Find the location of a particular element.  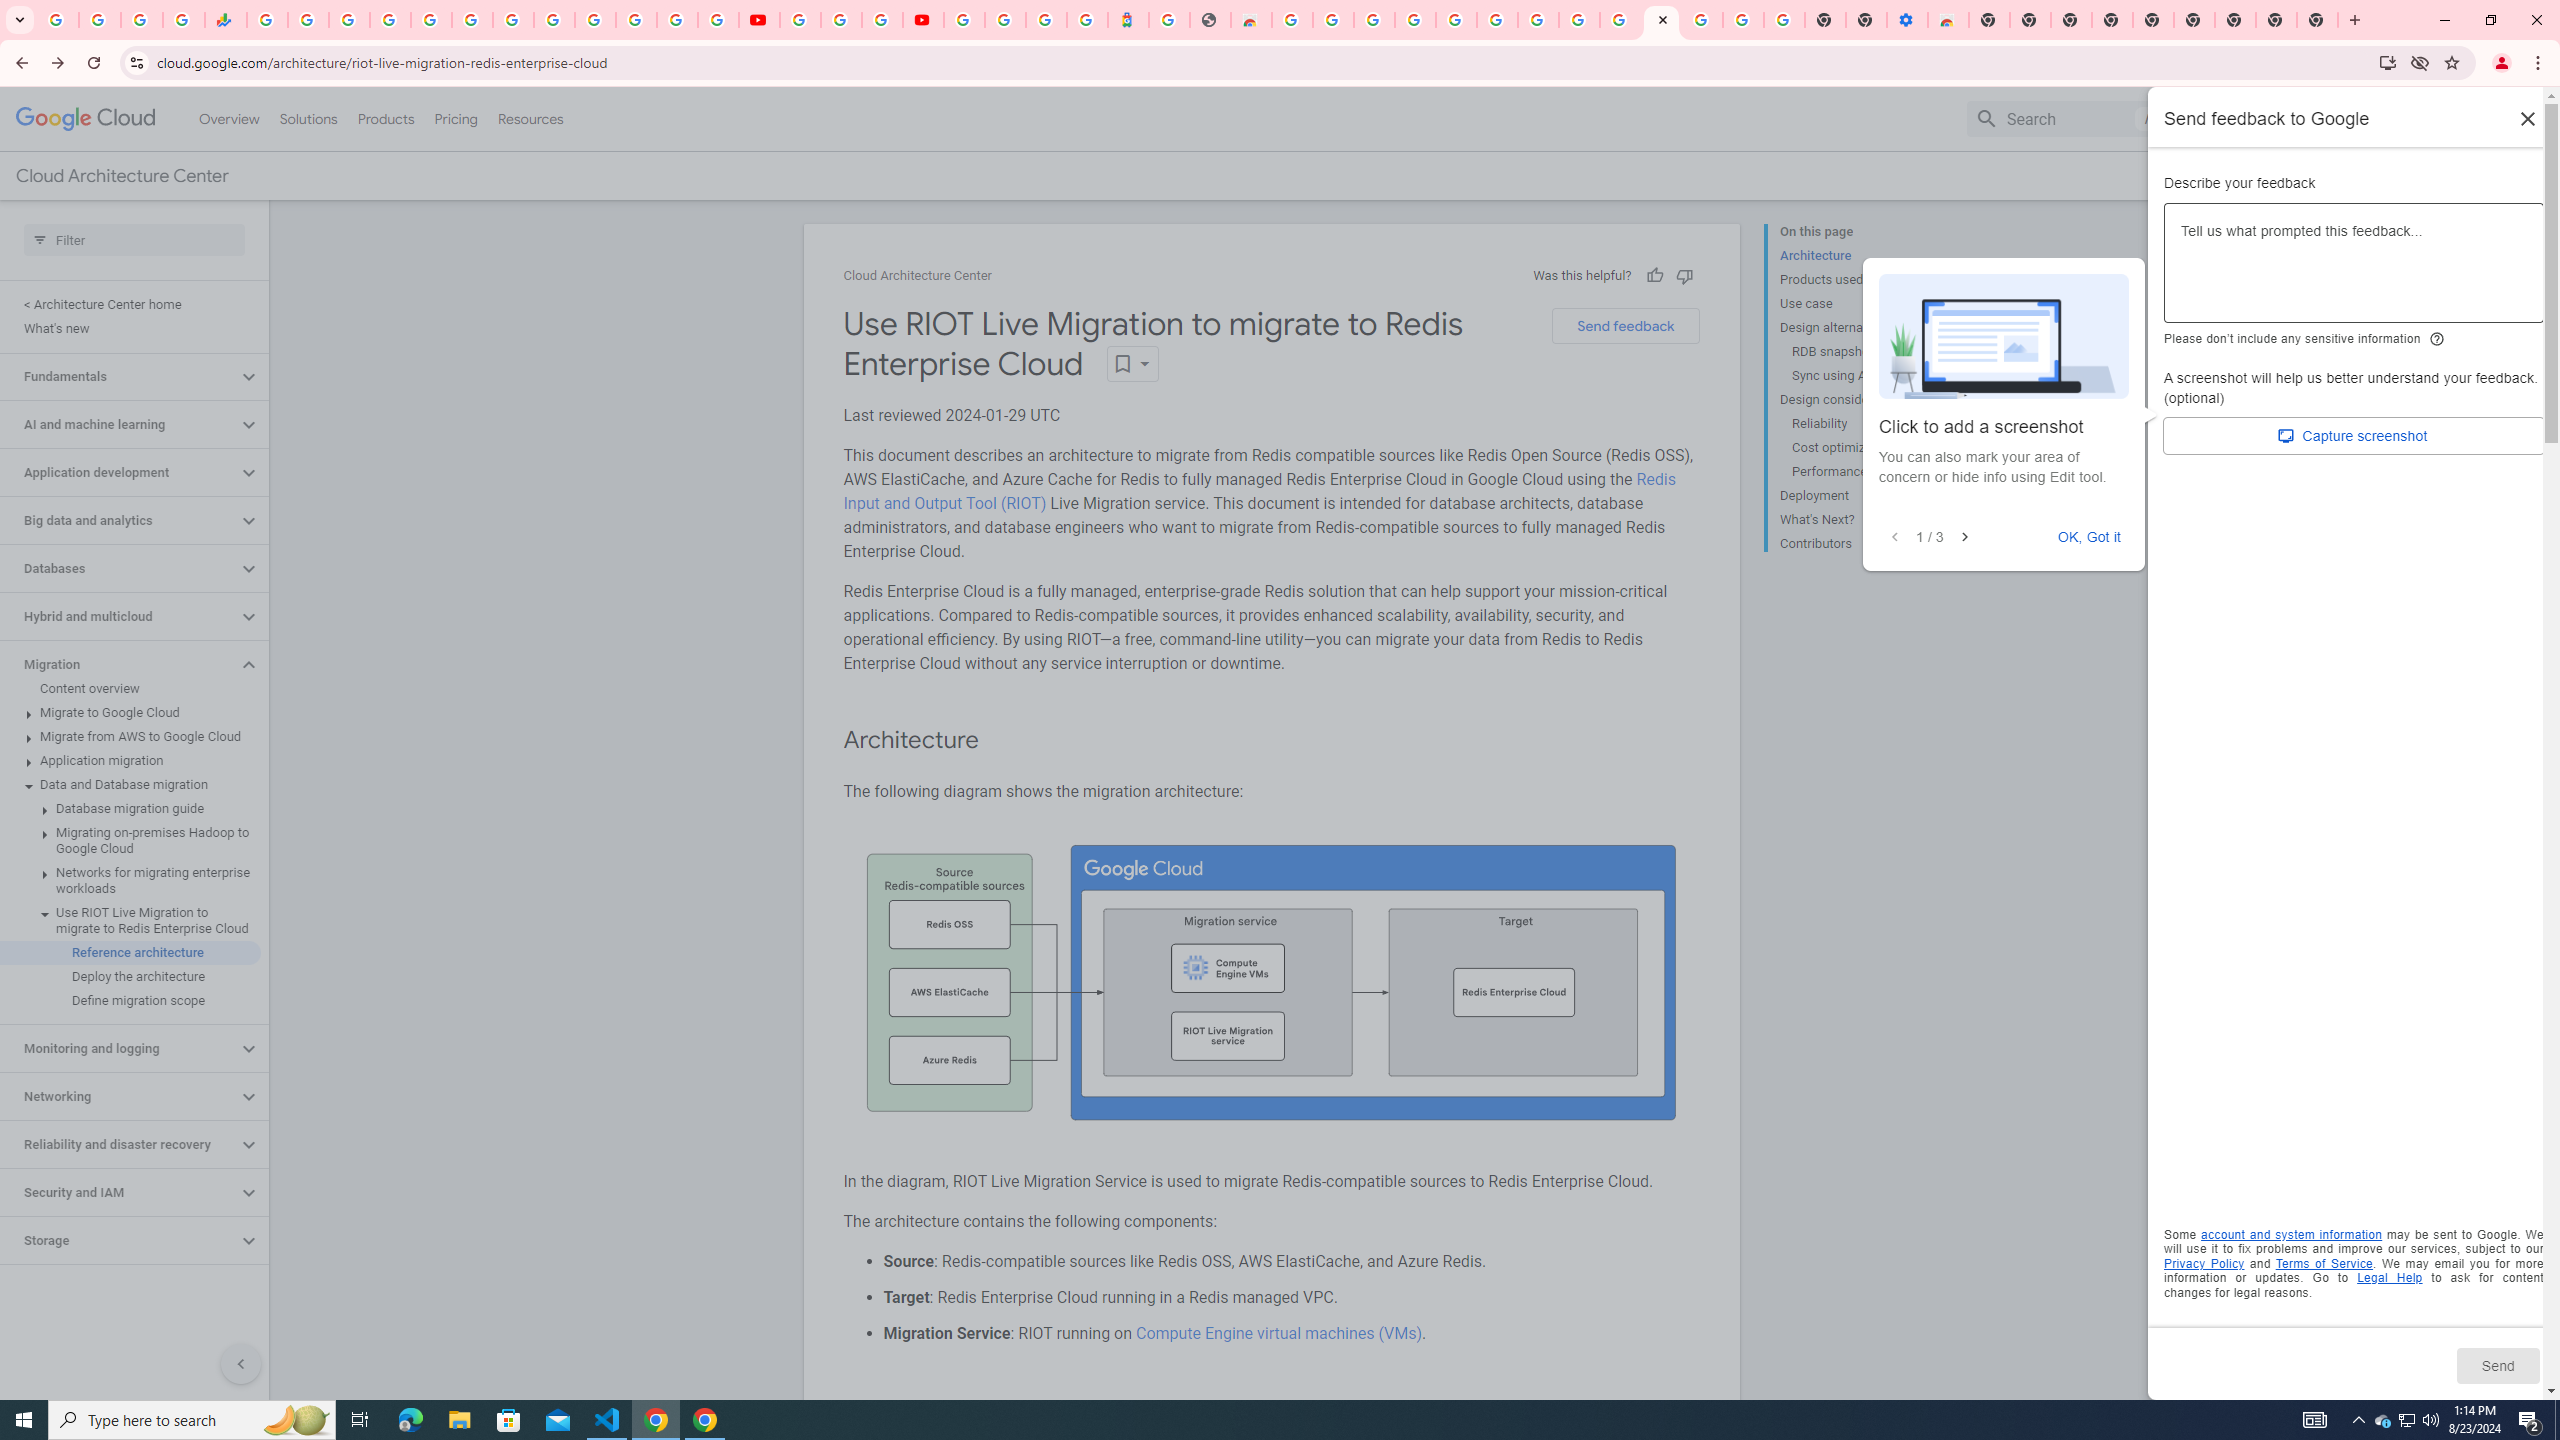

'OK, Got it' is located at coordinates (2090, 536).